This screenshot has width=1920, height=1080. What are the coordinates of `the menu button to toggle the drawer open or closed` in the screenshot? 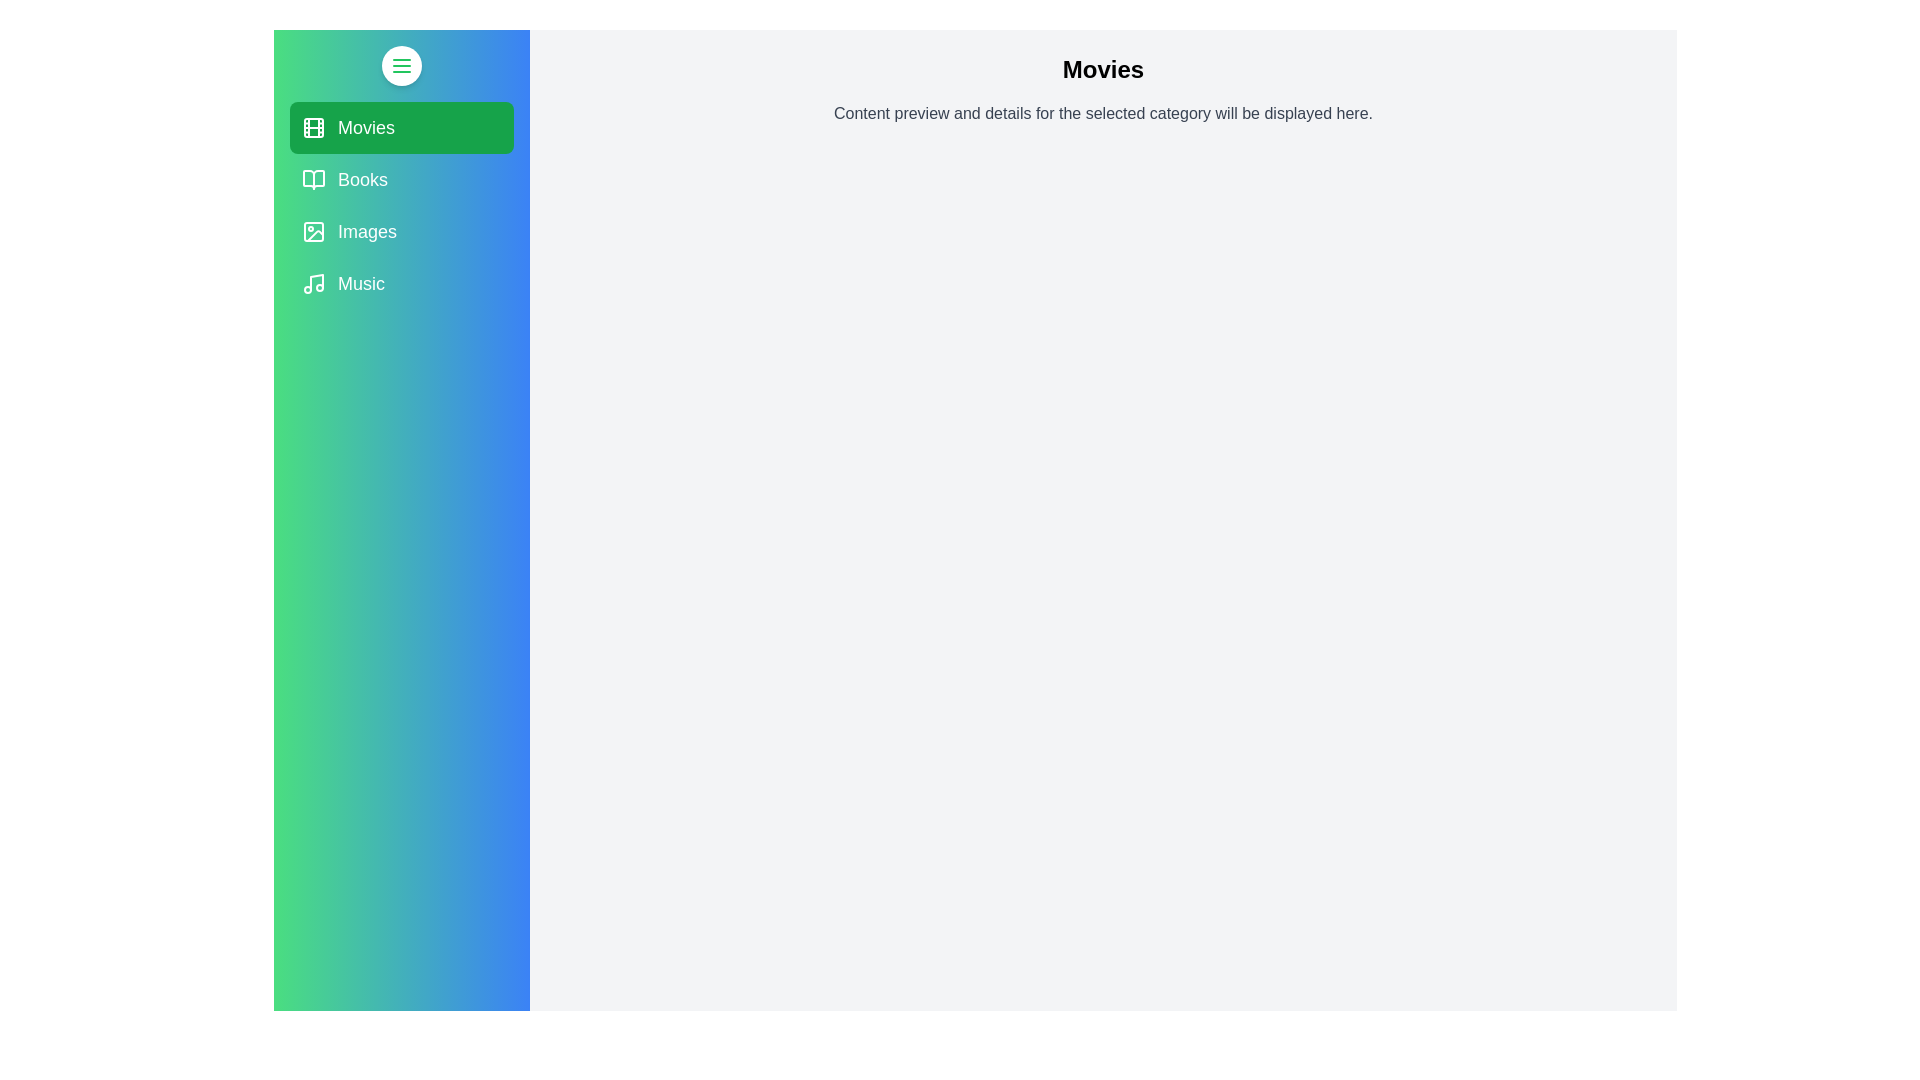 It's located at (401, 64).